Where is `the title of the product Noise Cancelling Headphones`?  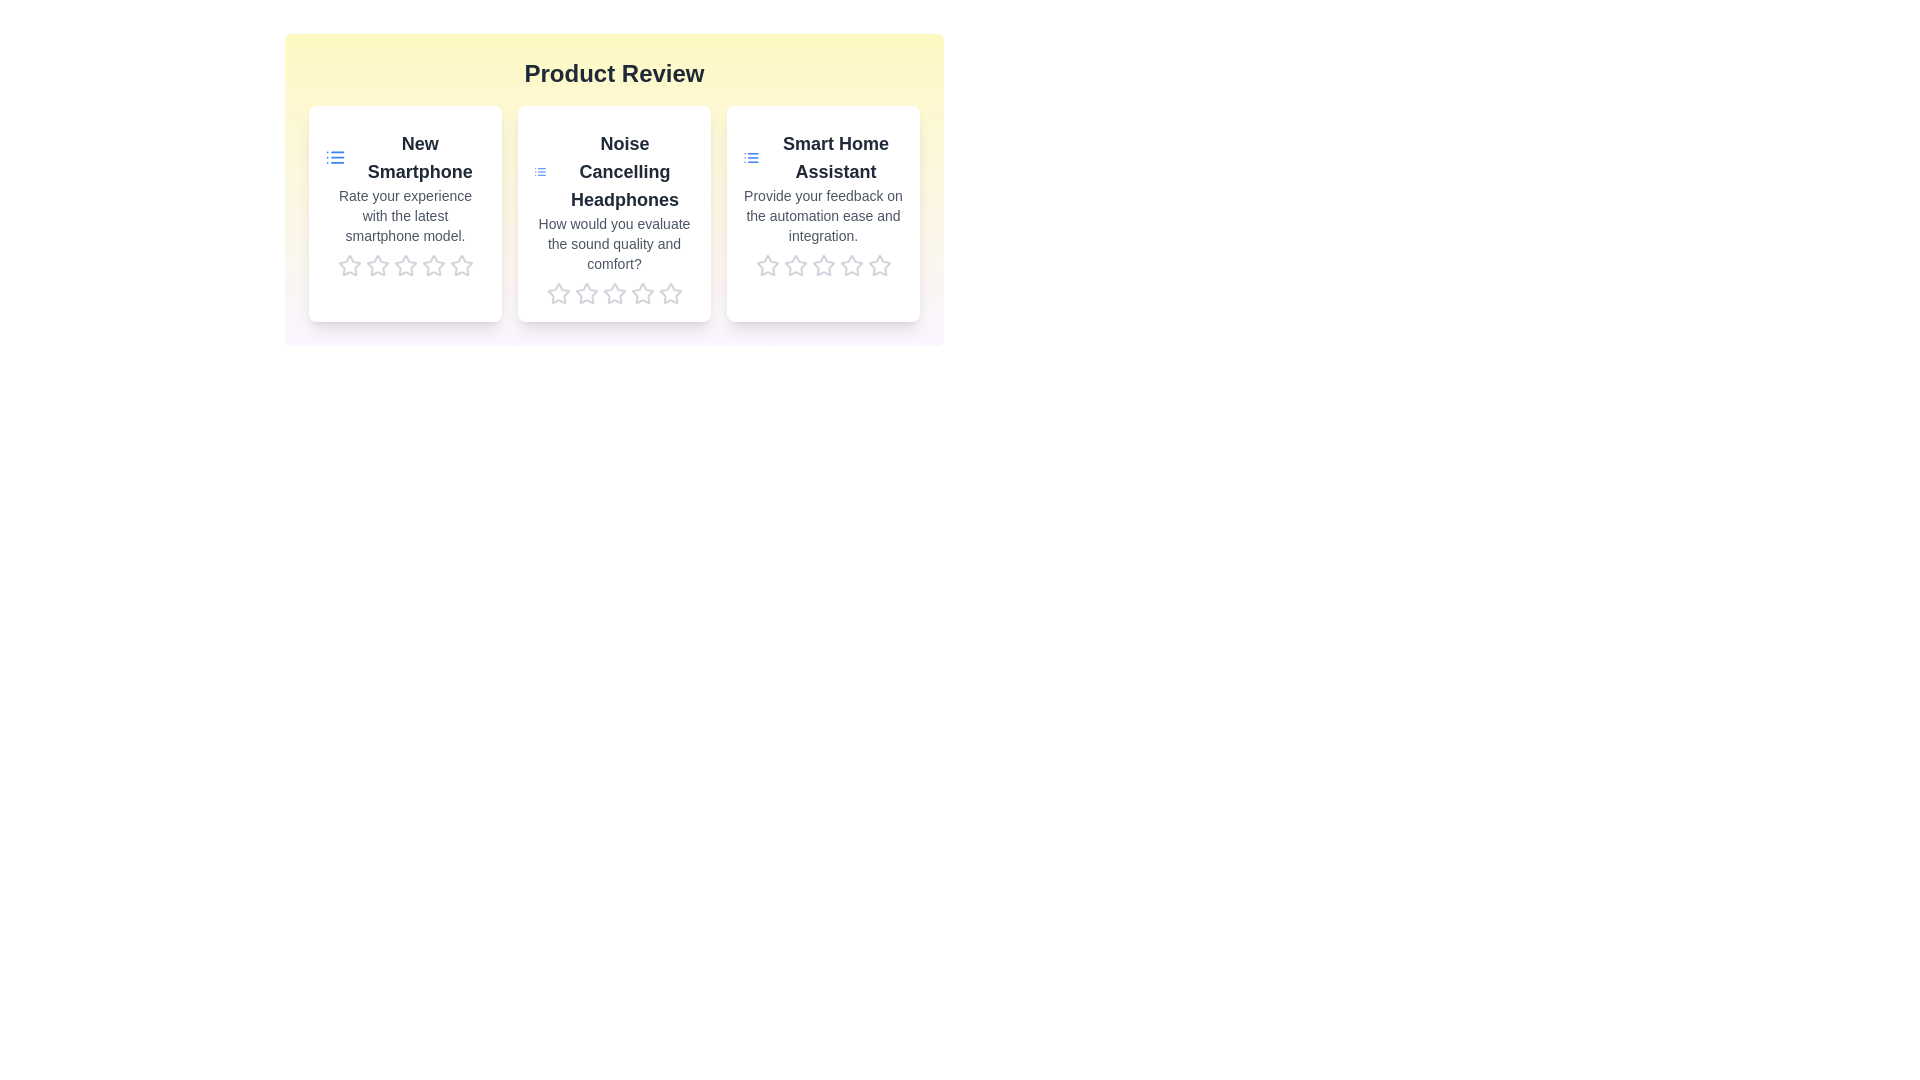 the title of the product Noise Cancelling Headphones is located at coordinates (613, 171).